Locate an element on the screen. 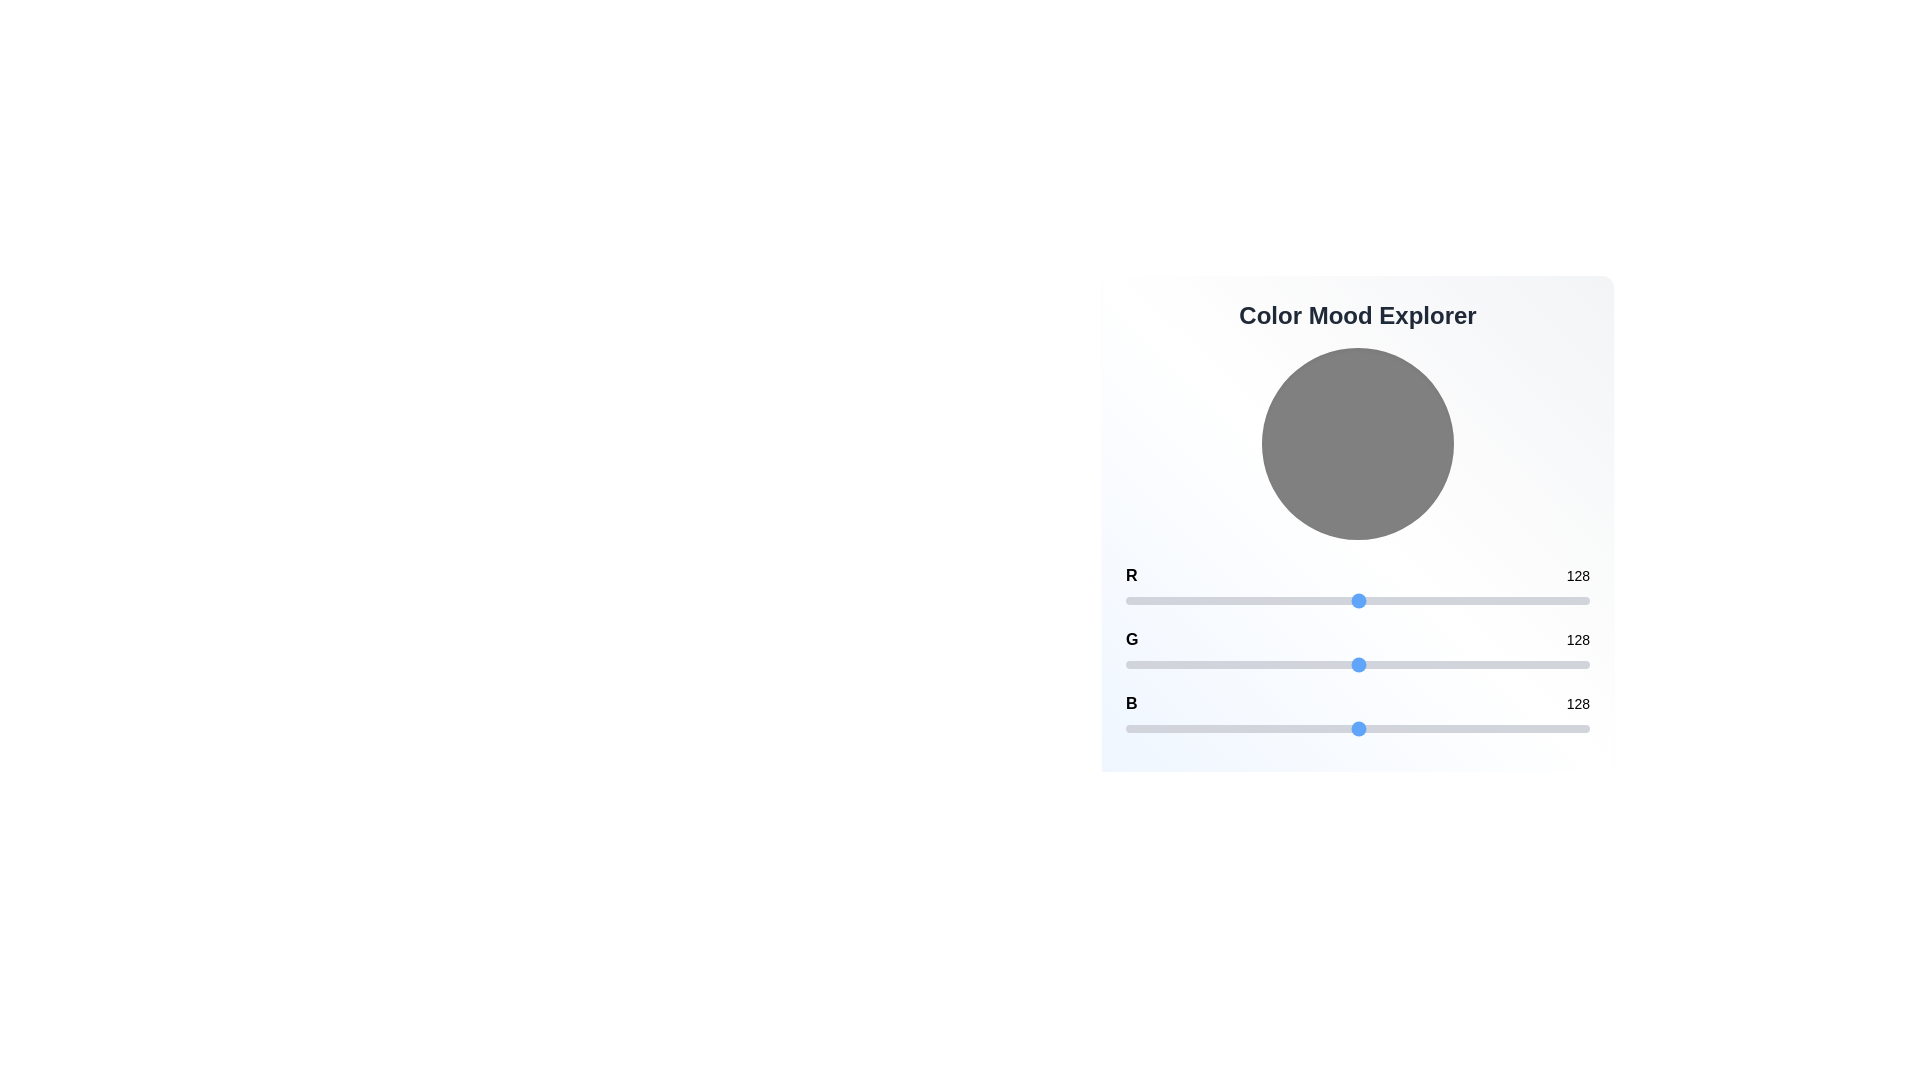  the green color channel slider to 188 is located at coordinates (1468, 664).